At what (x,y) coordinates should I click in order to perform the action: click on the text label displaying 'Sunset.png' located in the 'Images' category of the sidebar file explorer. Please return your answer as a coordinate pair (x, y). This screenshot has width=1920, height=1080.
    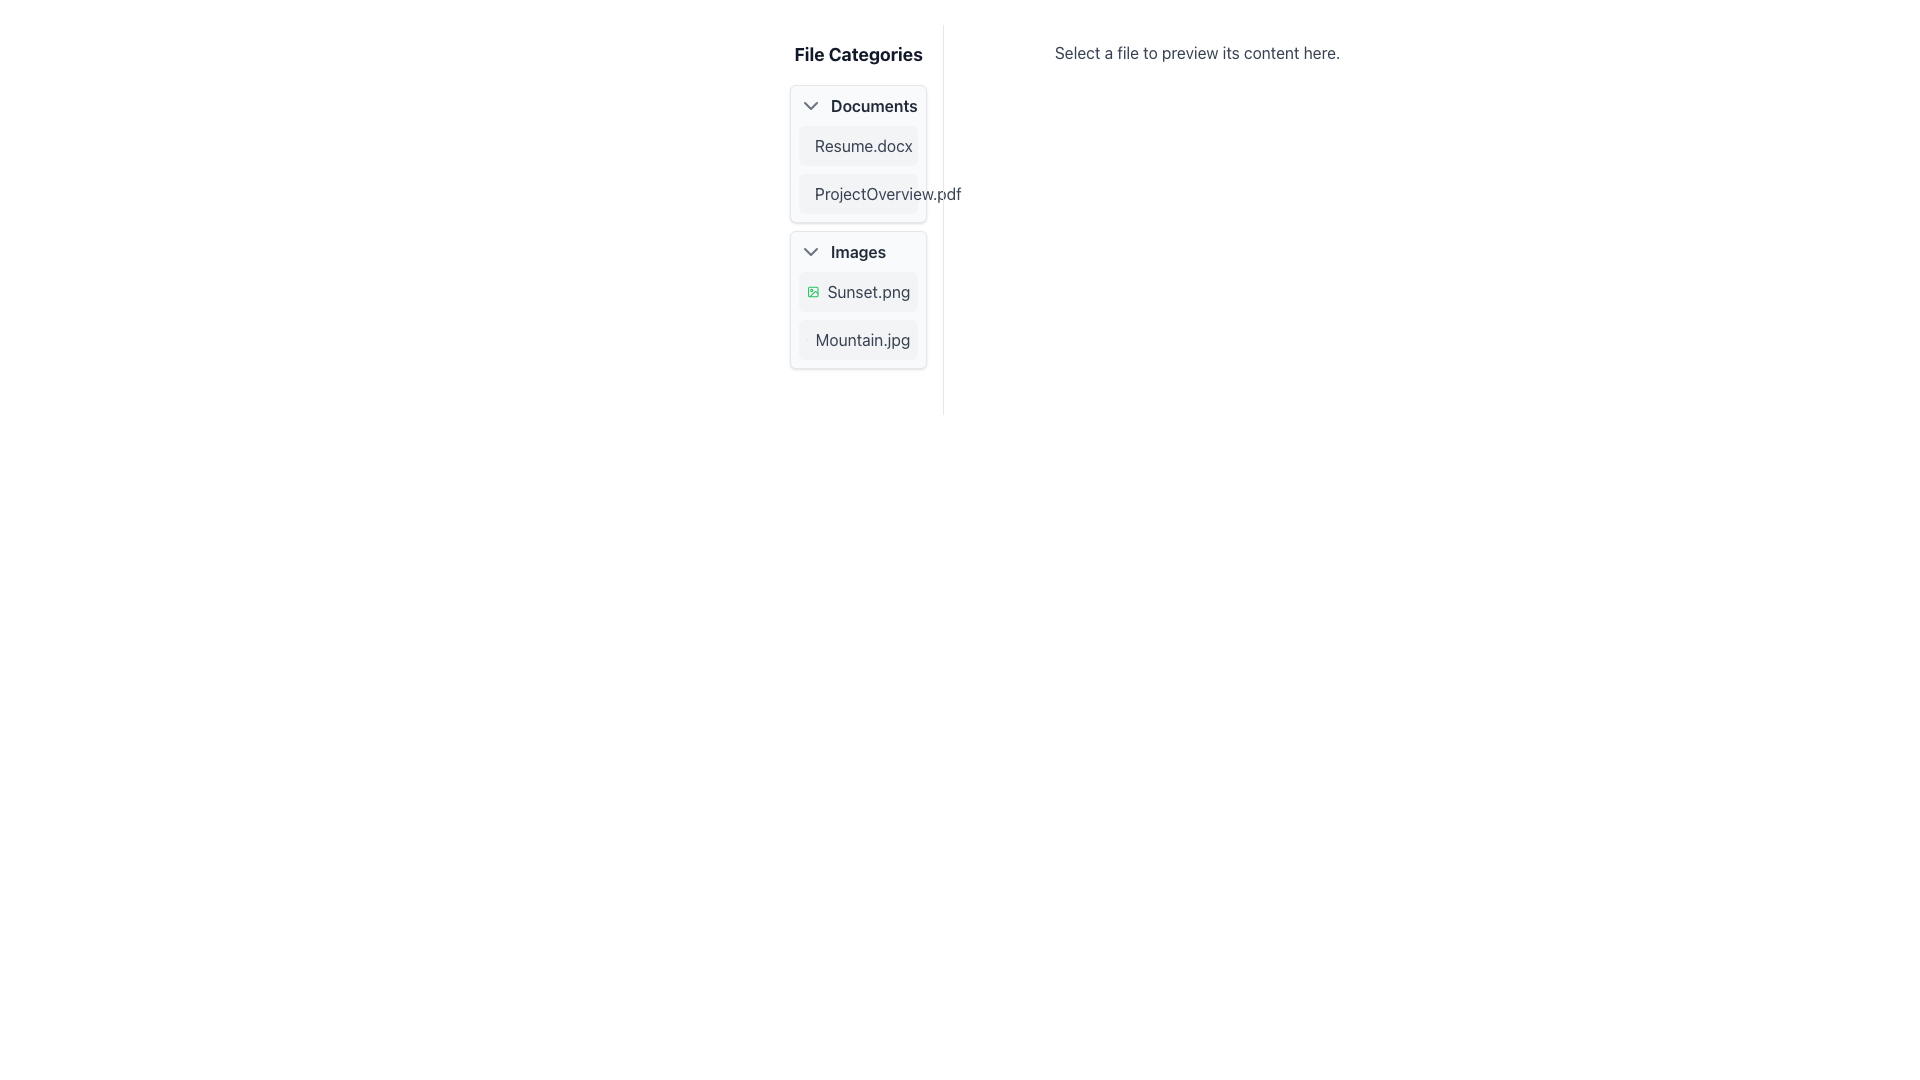
    Looking at the image, I should click on (868, 292).